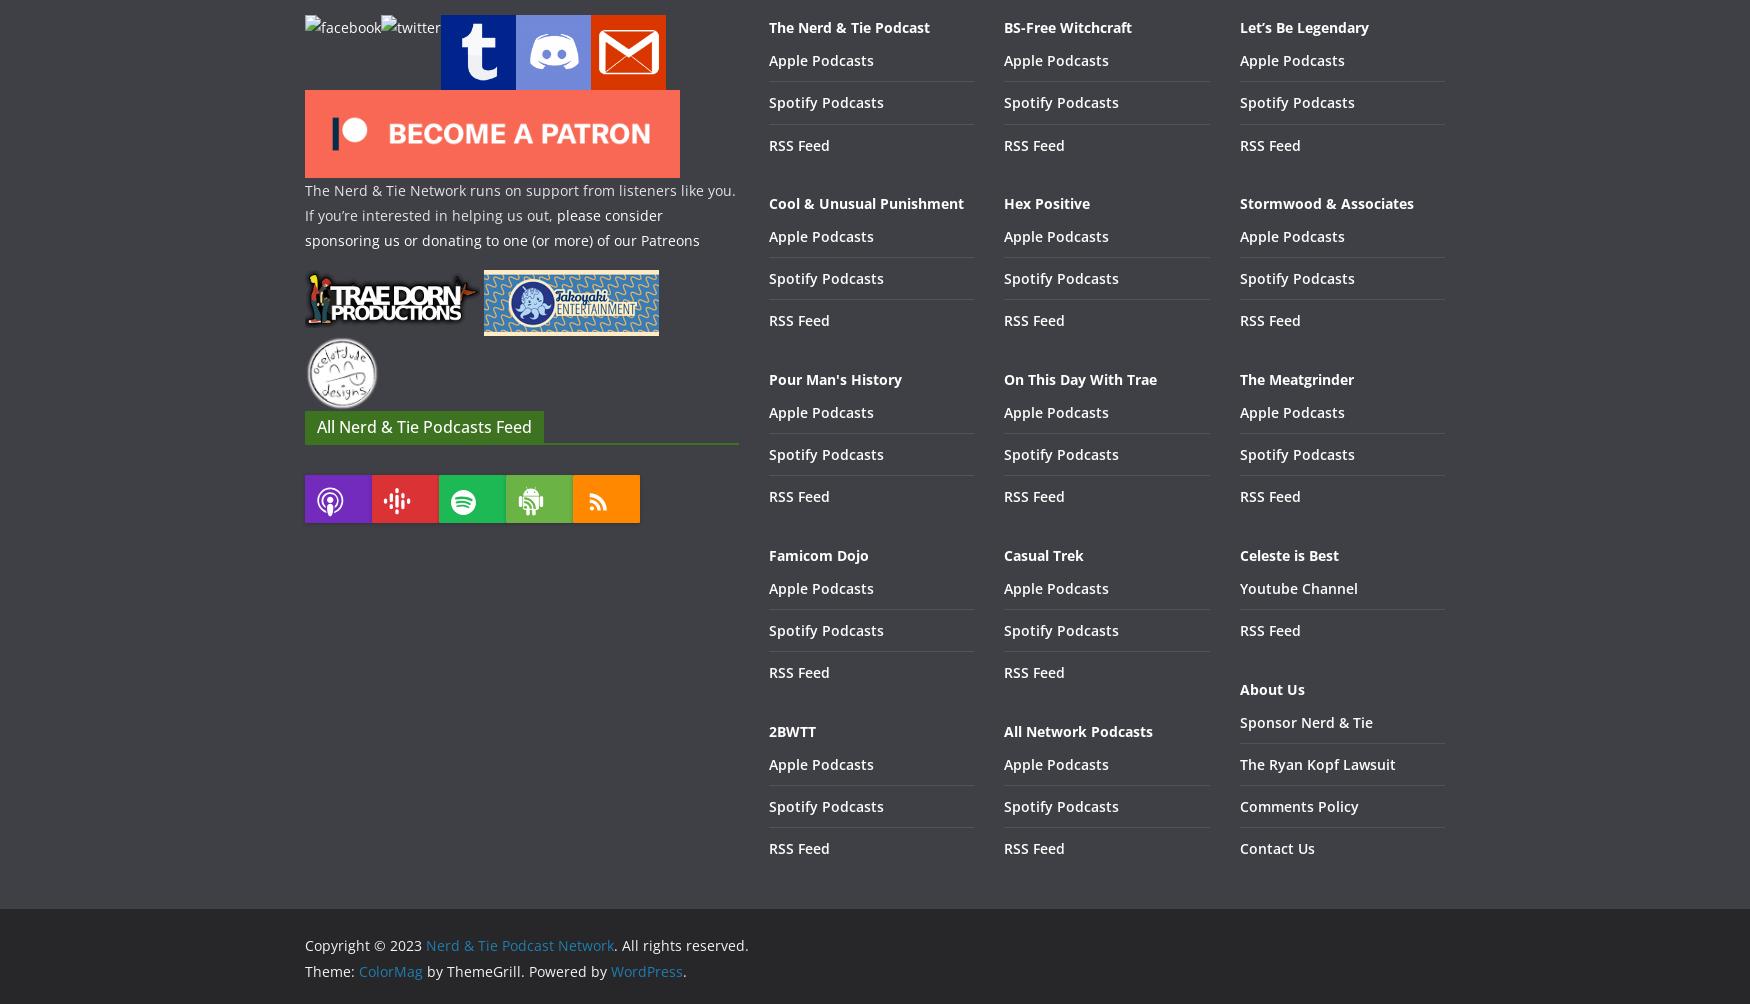 Image resolution: width=1750 pixels, height=1004 pixels. Describe the element at coordinates (848, 26) in the screenshot. I see `'The Nerd & Tie Podcast'` at that location.